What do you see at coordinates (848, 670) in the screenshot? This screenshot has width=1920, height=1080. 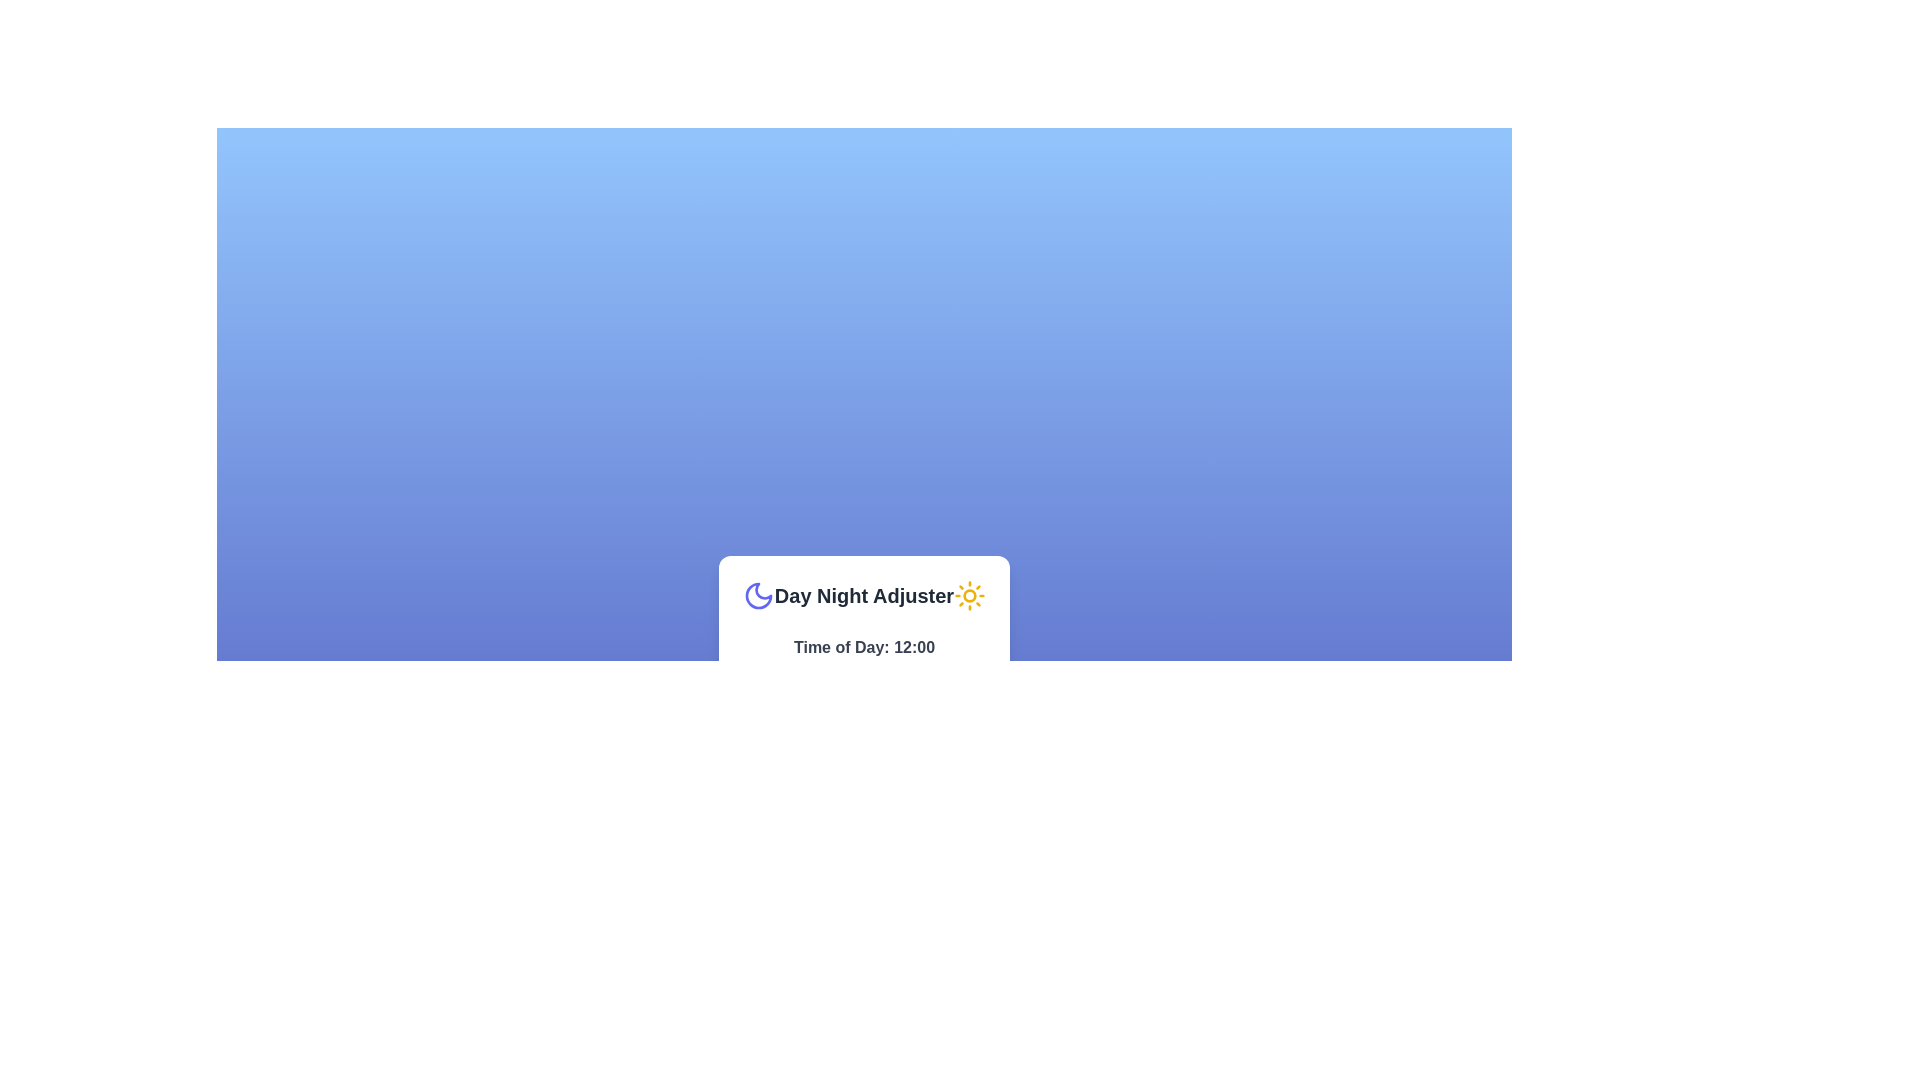 I see `the time to 10 hours using the slider` at bounding box center [848, 670].